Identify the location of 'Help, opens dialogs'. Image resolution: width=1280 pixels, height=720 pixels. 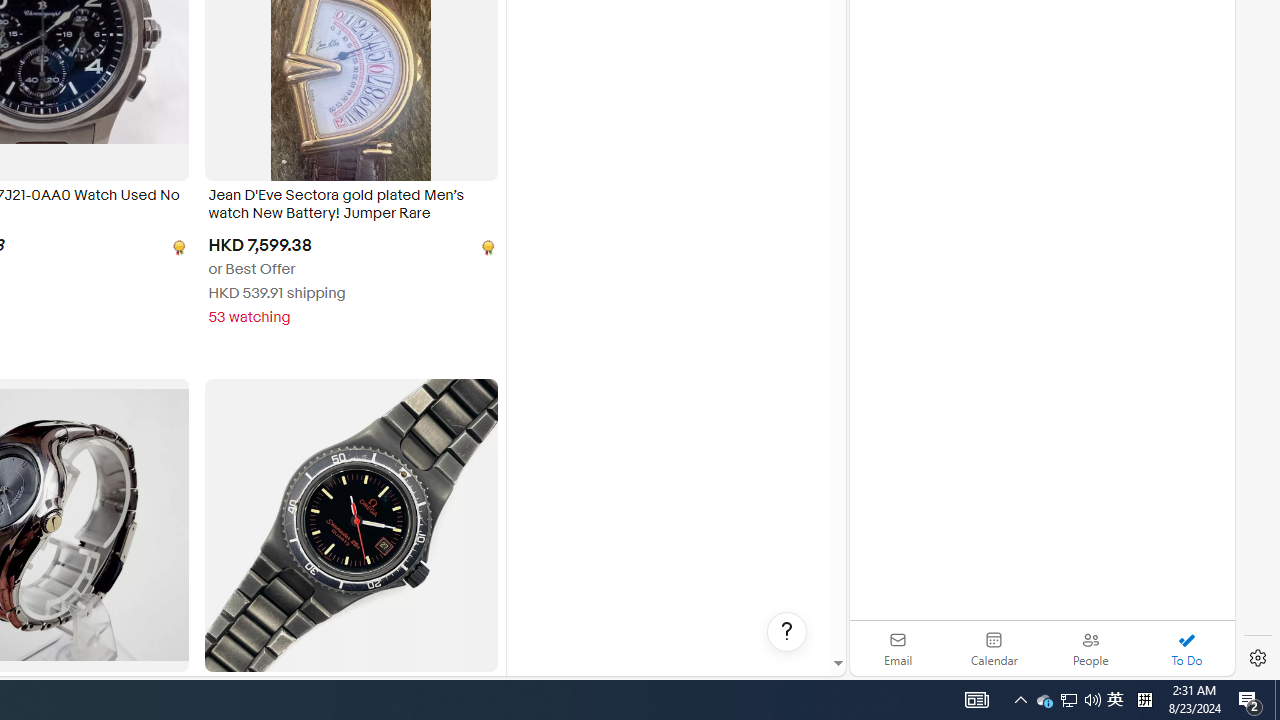
(786, 632).